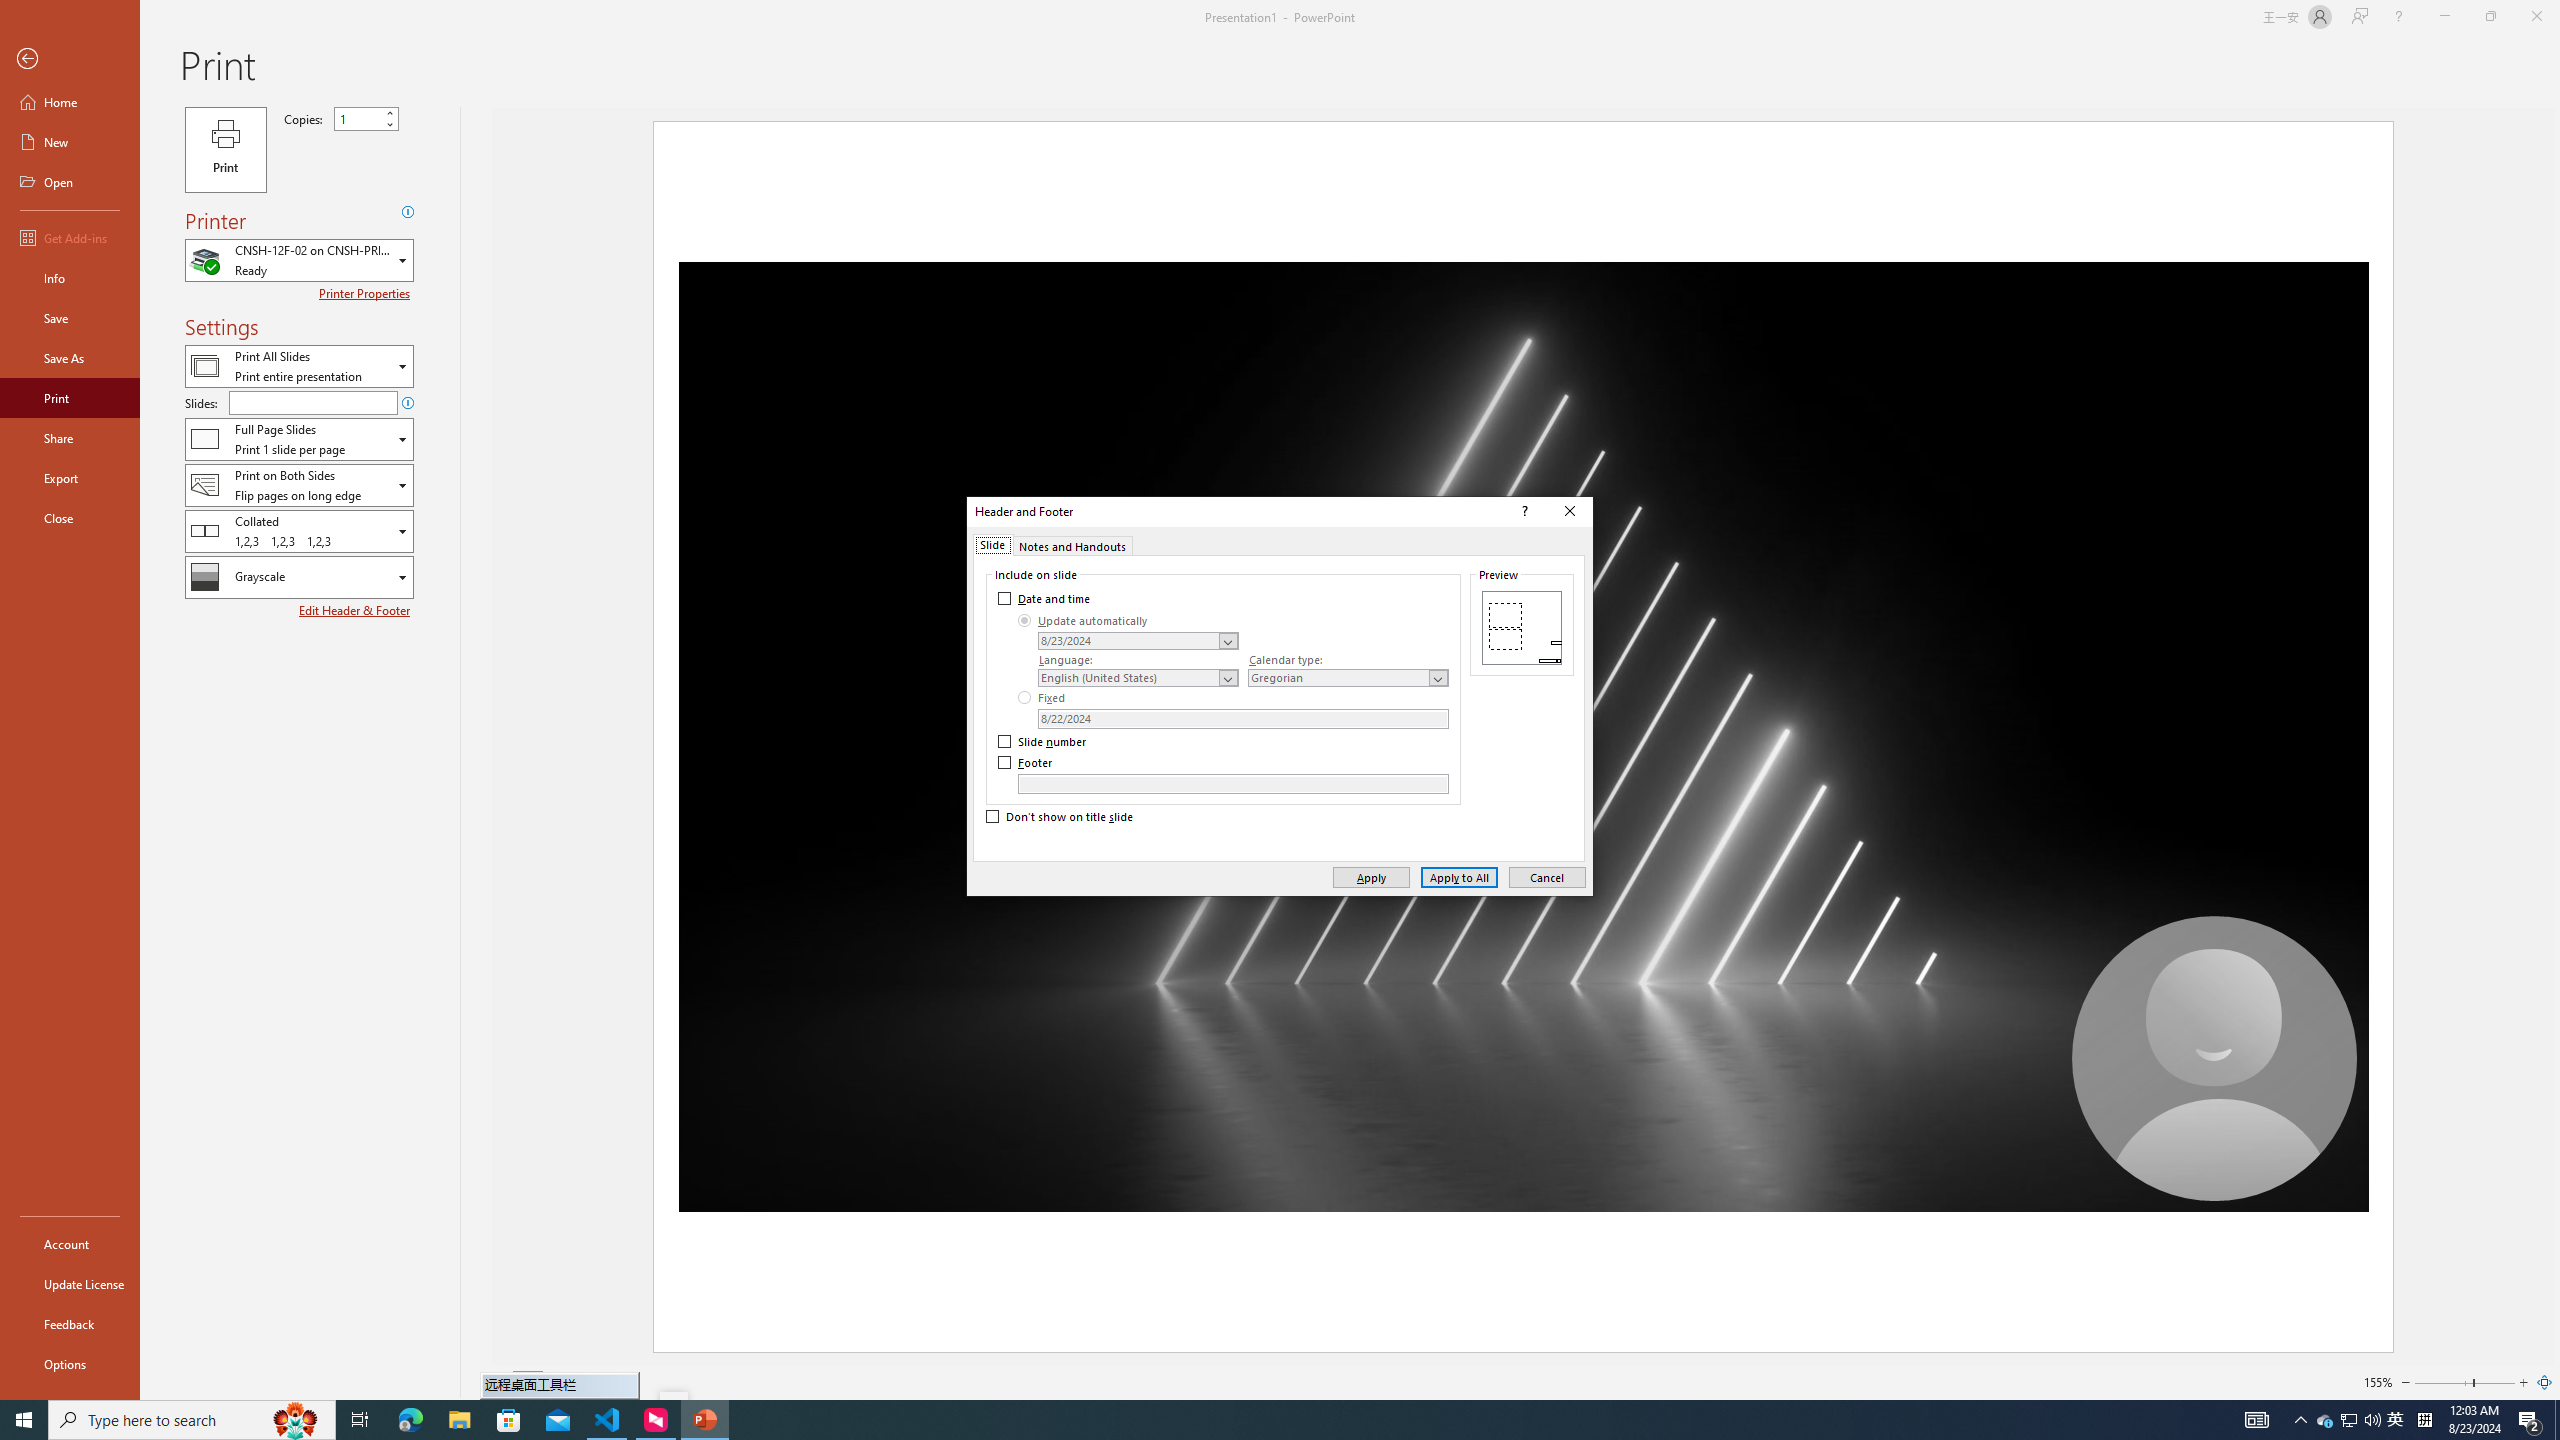  Describe the element at coordinates (69, 1363) in the screenshot. I see `'Options'` at that location.